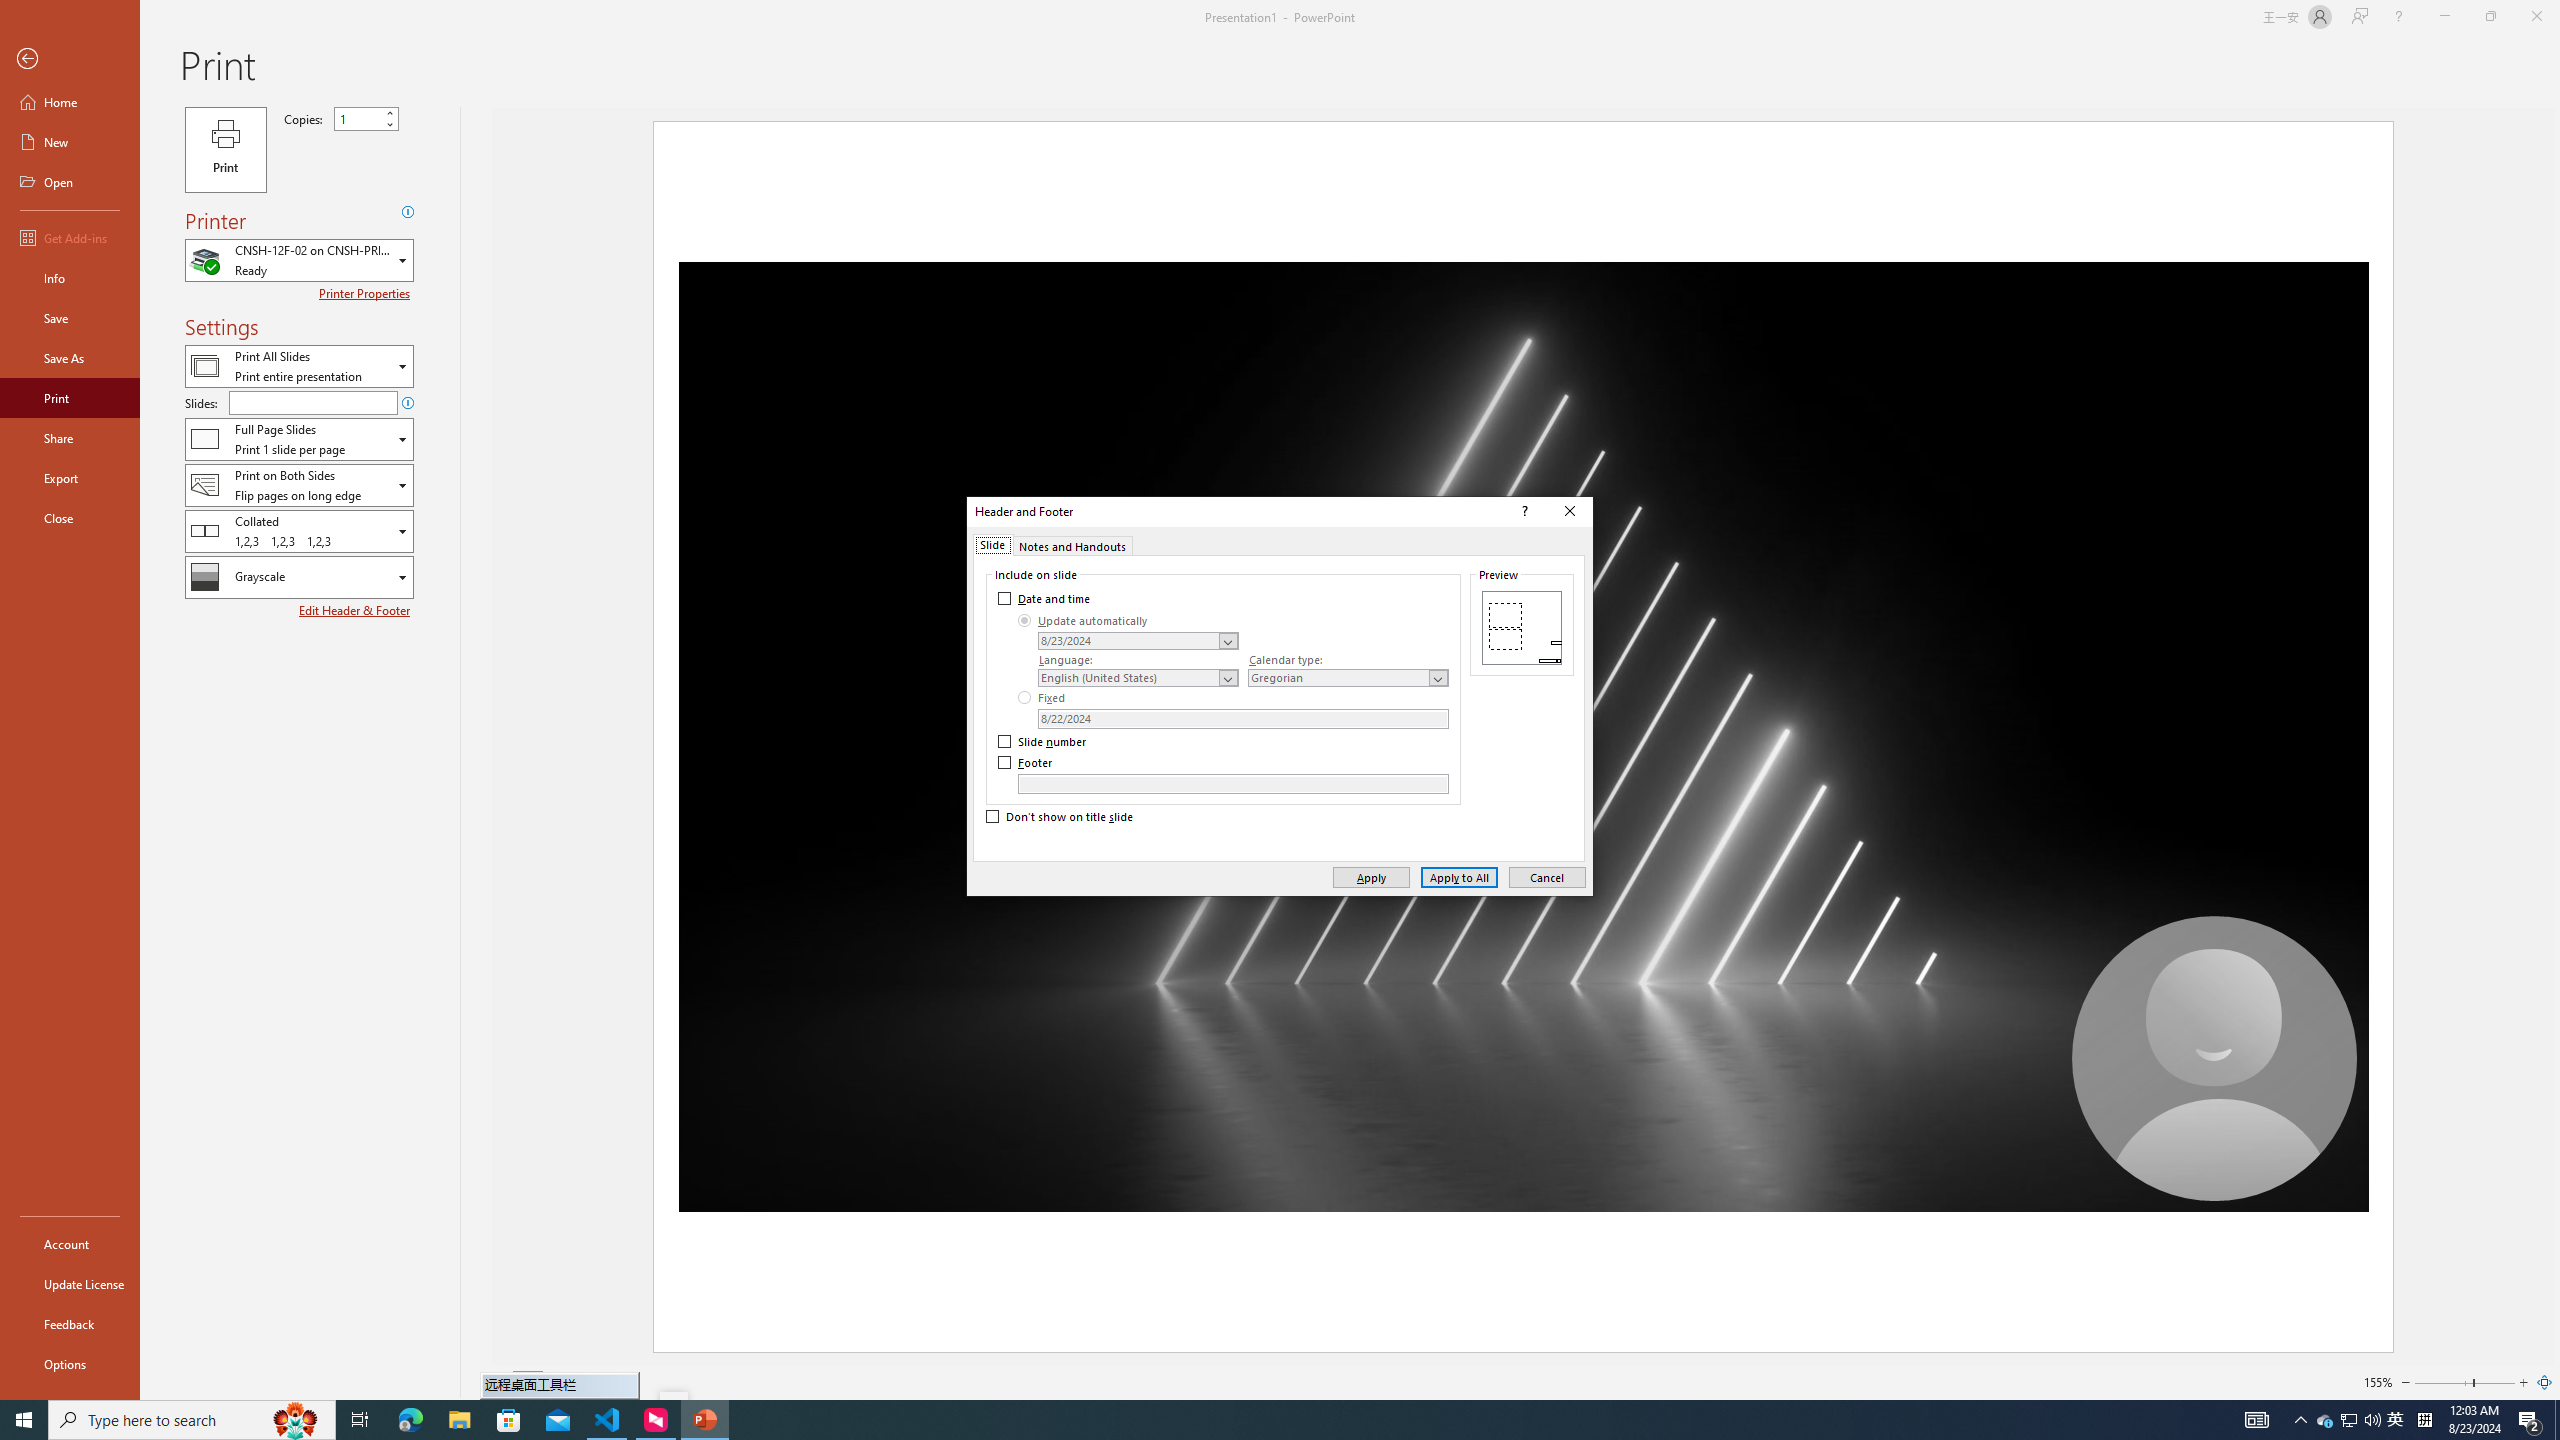  Describe the element at coordinates (69, 1363) in the screenshot. I see `'Options'` at that location.